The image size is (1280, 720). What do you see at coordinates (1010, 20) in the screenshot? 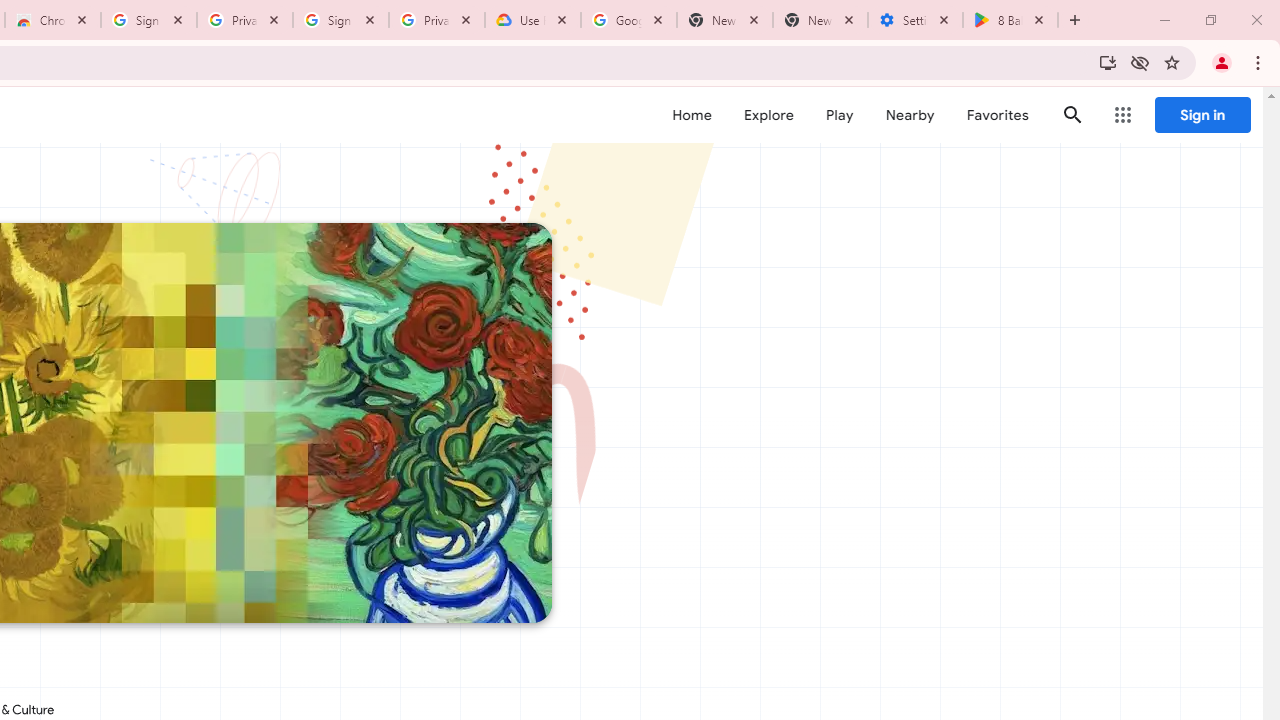
I see `'8 Ball Pool - Apps on Google Play'` at bounding box center [1010, 20].